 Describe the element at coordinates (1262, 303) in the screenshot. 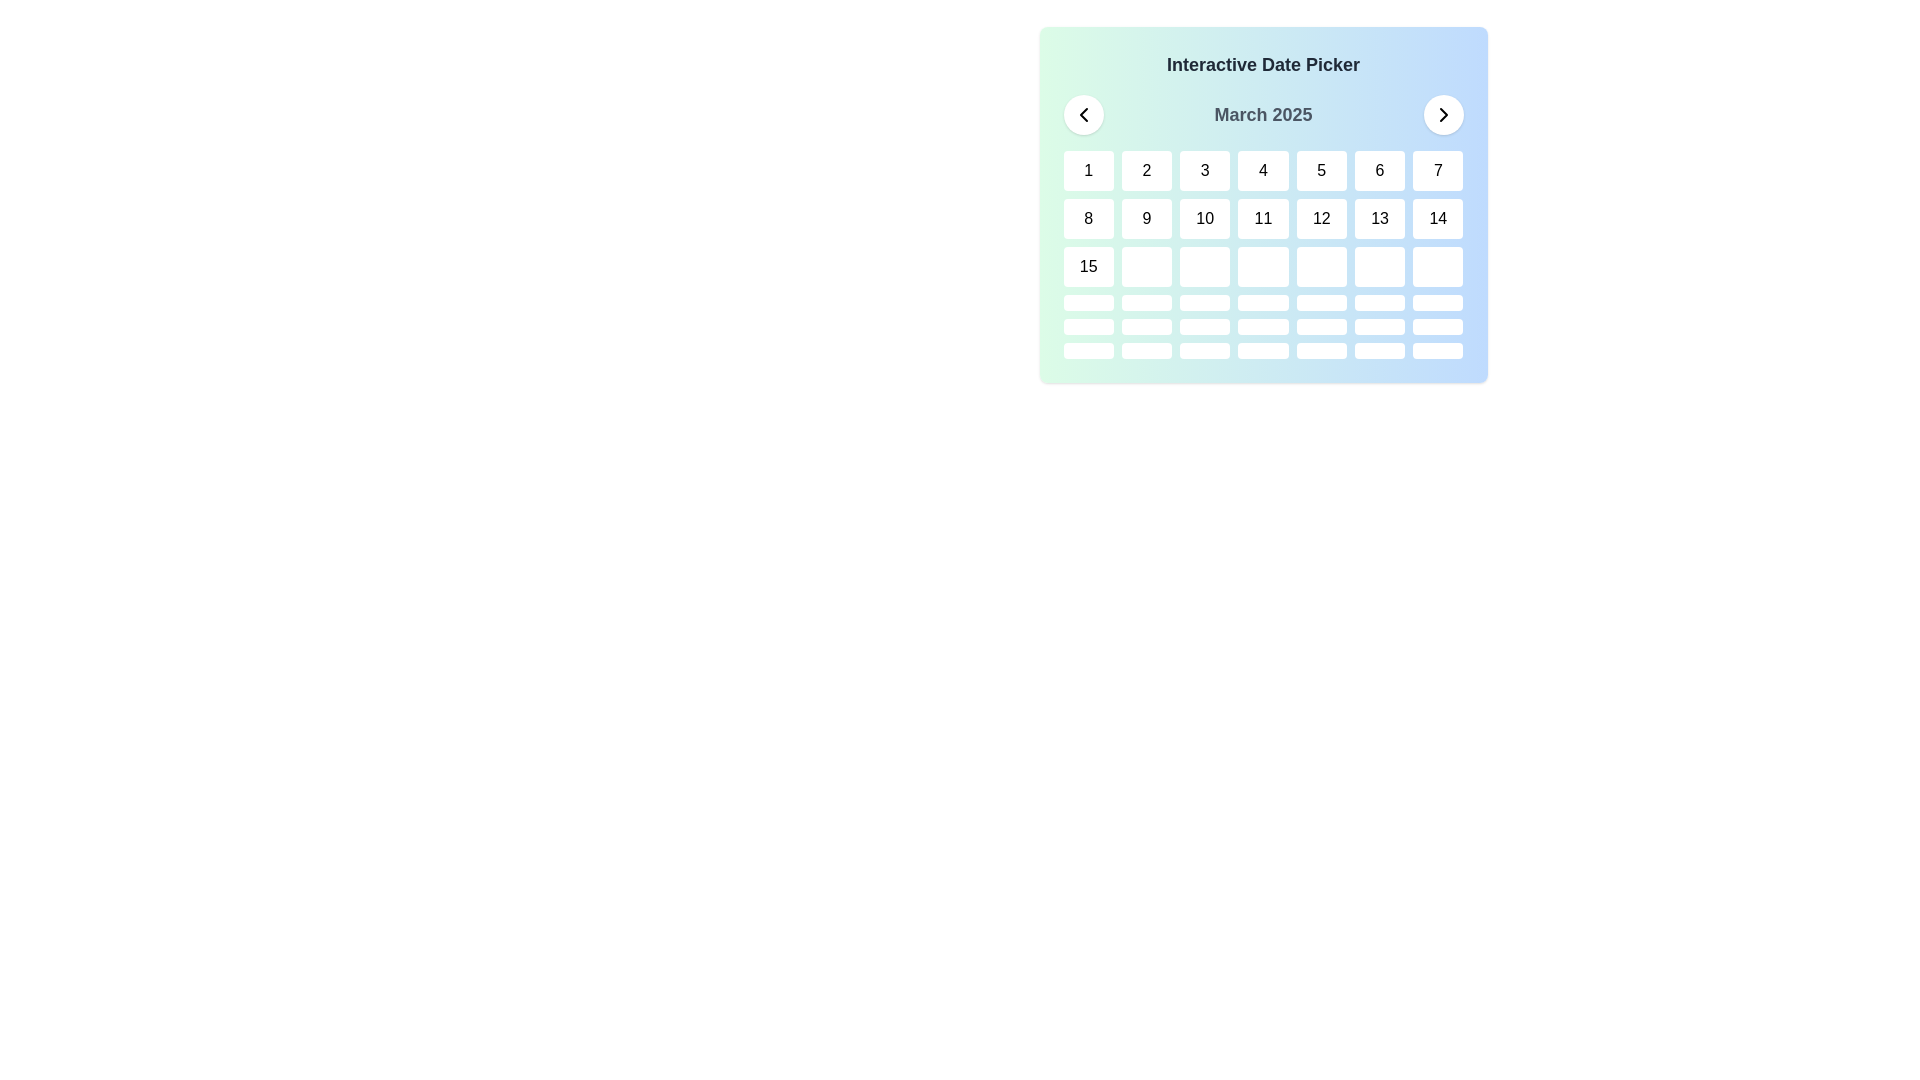

I see `the interactive date cell button located in the 4th box of the 4th row within the calendar for March 2025` at that location.